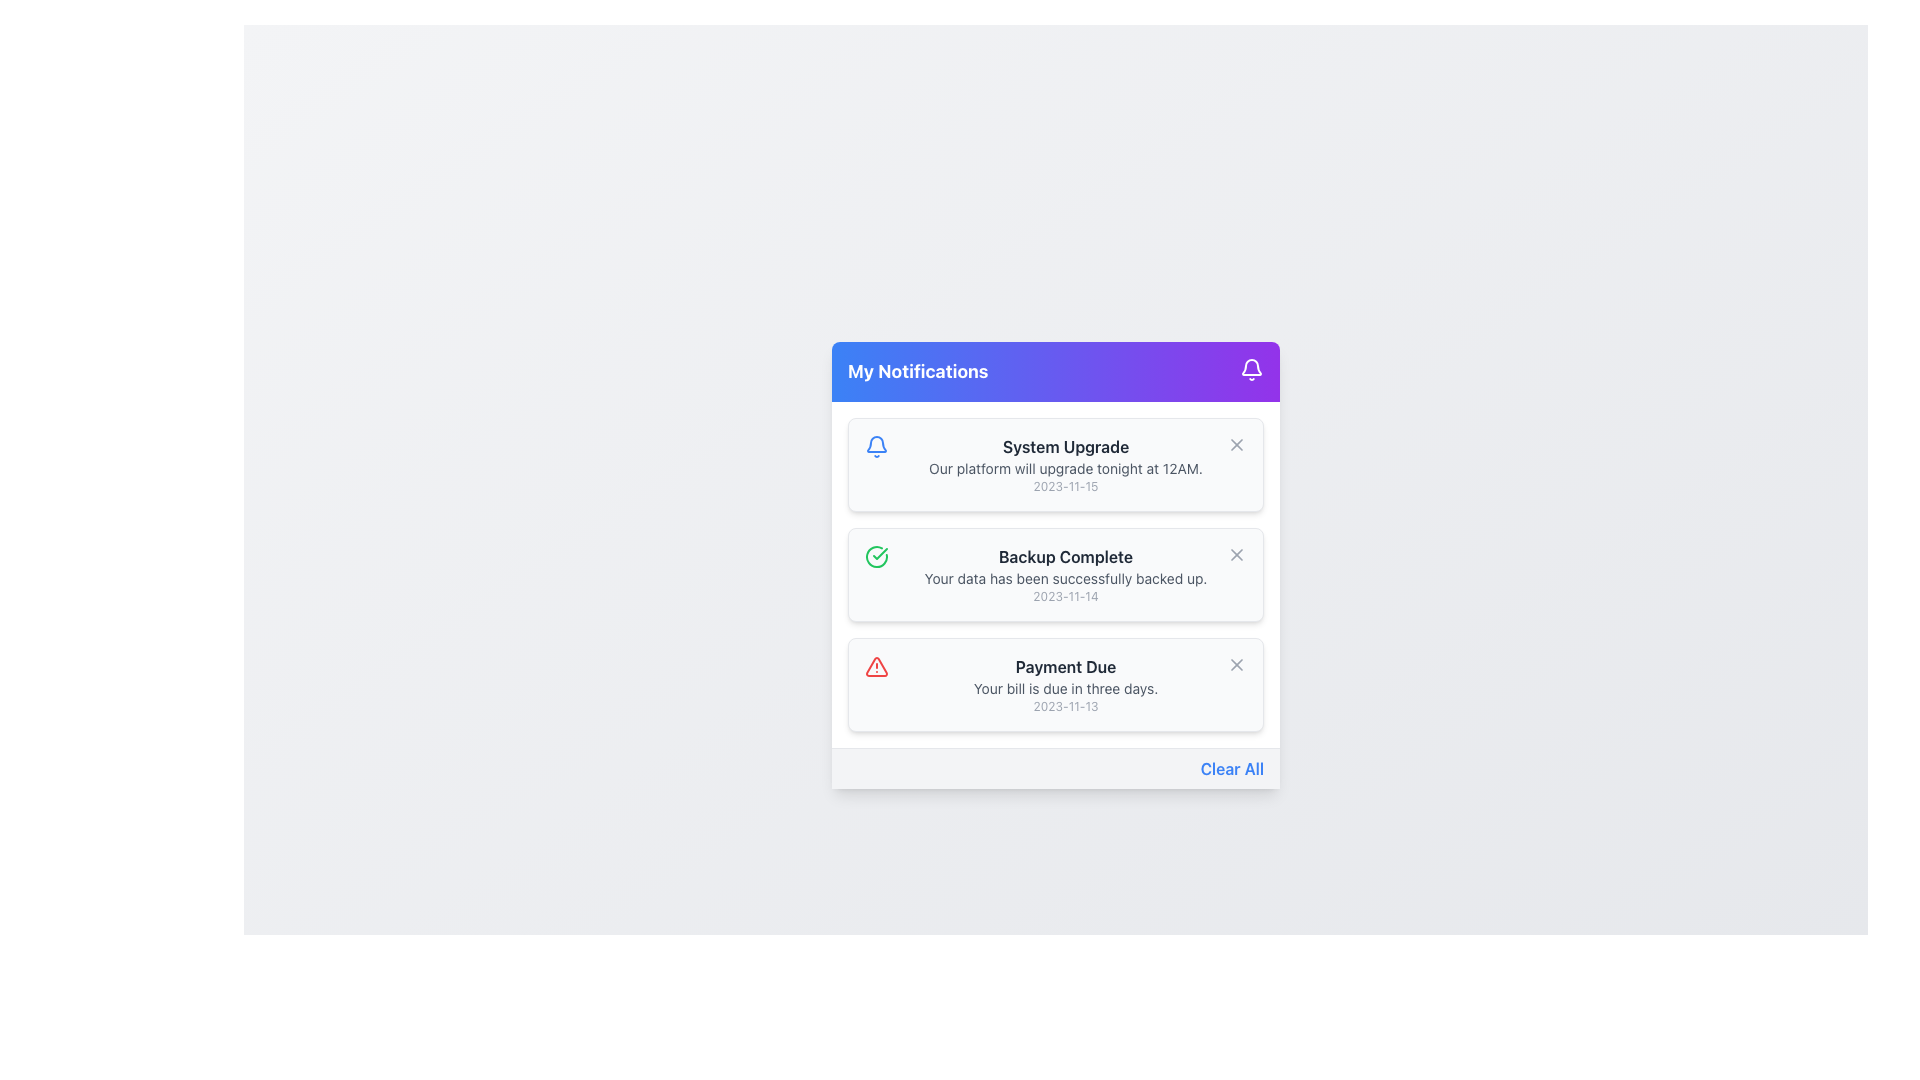  What do you see at coordinates (1236, 554) in the screenshot?
I see `the dismiss button located at the top-right corner of the 'Backup Complete' notification card to change its color to red` at bounding box center [1236, 554].